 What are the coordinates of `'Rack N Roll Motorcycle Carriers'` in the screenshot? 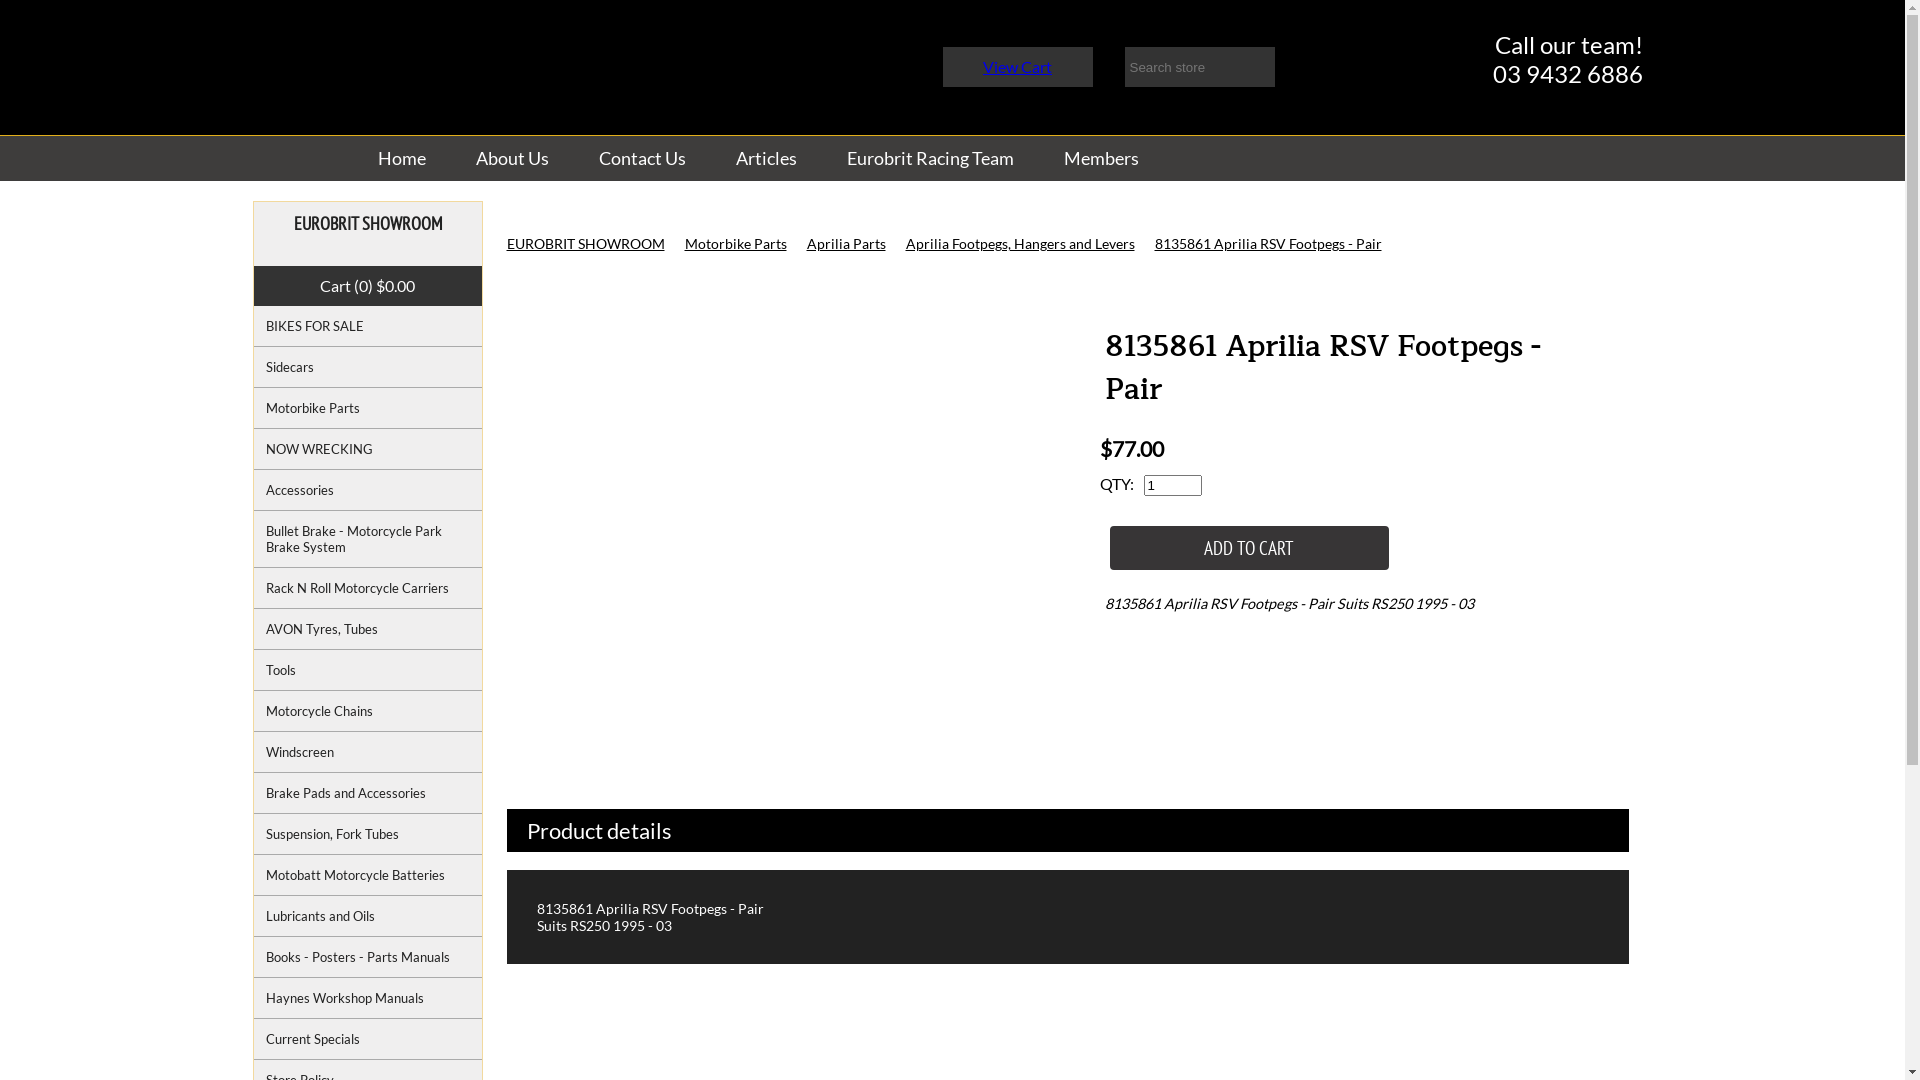 It's located at (368, 587).